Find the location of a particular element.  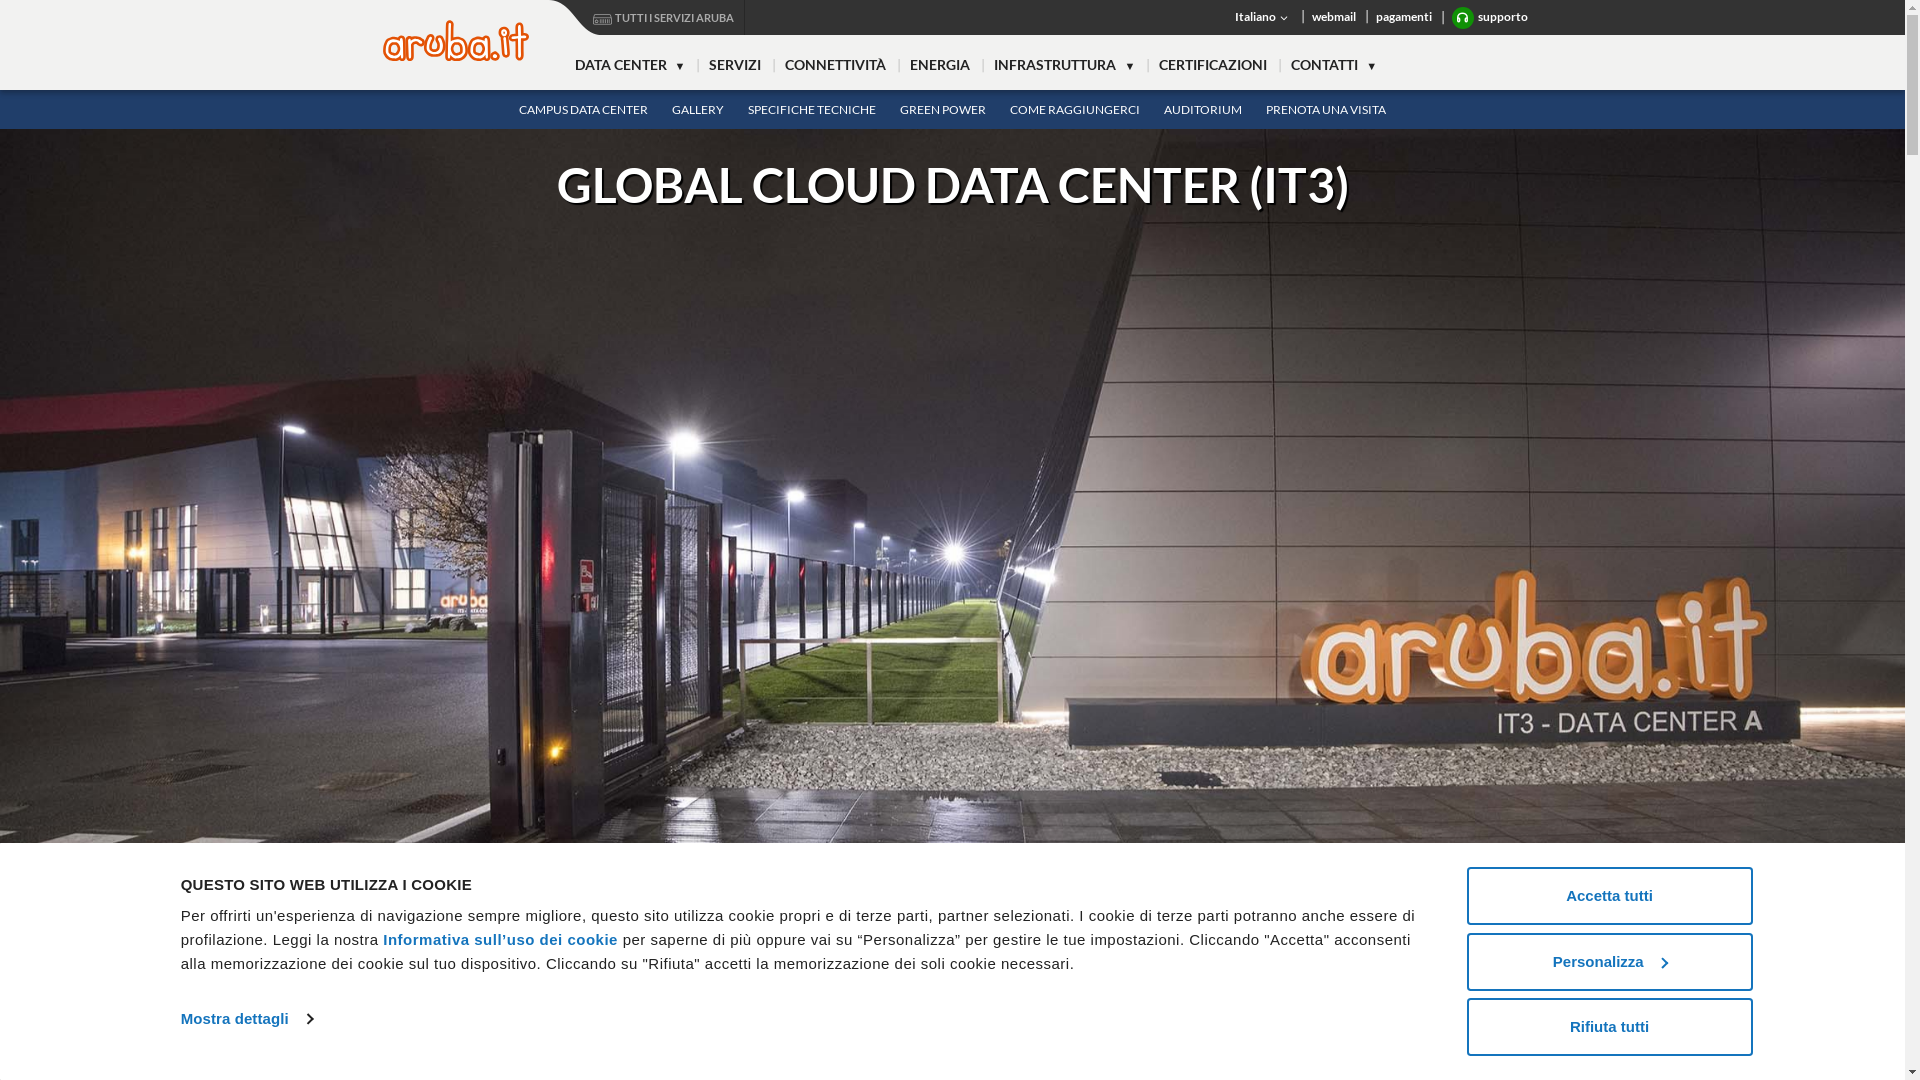

'INFRASTRUTTURA' is located at coordinates (982, 64).